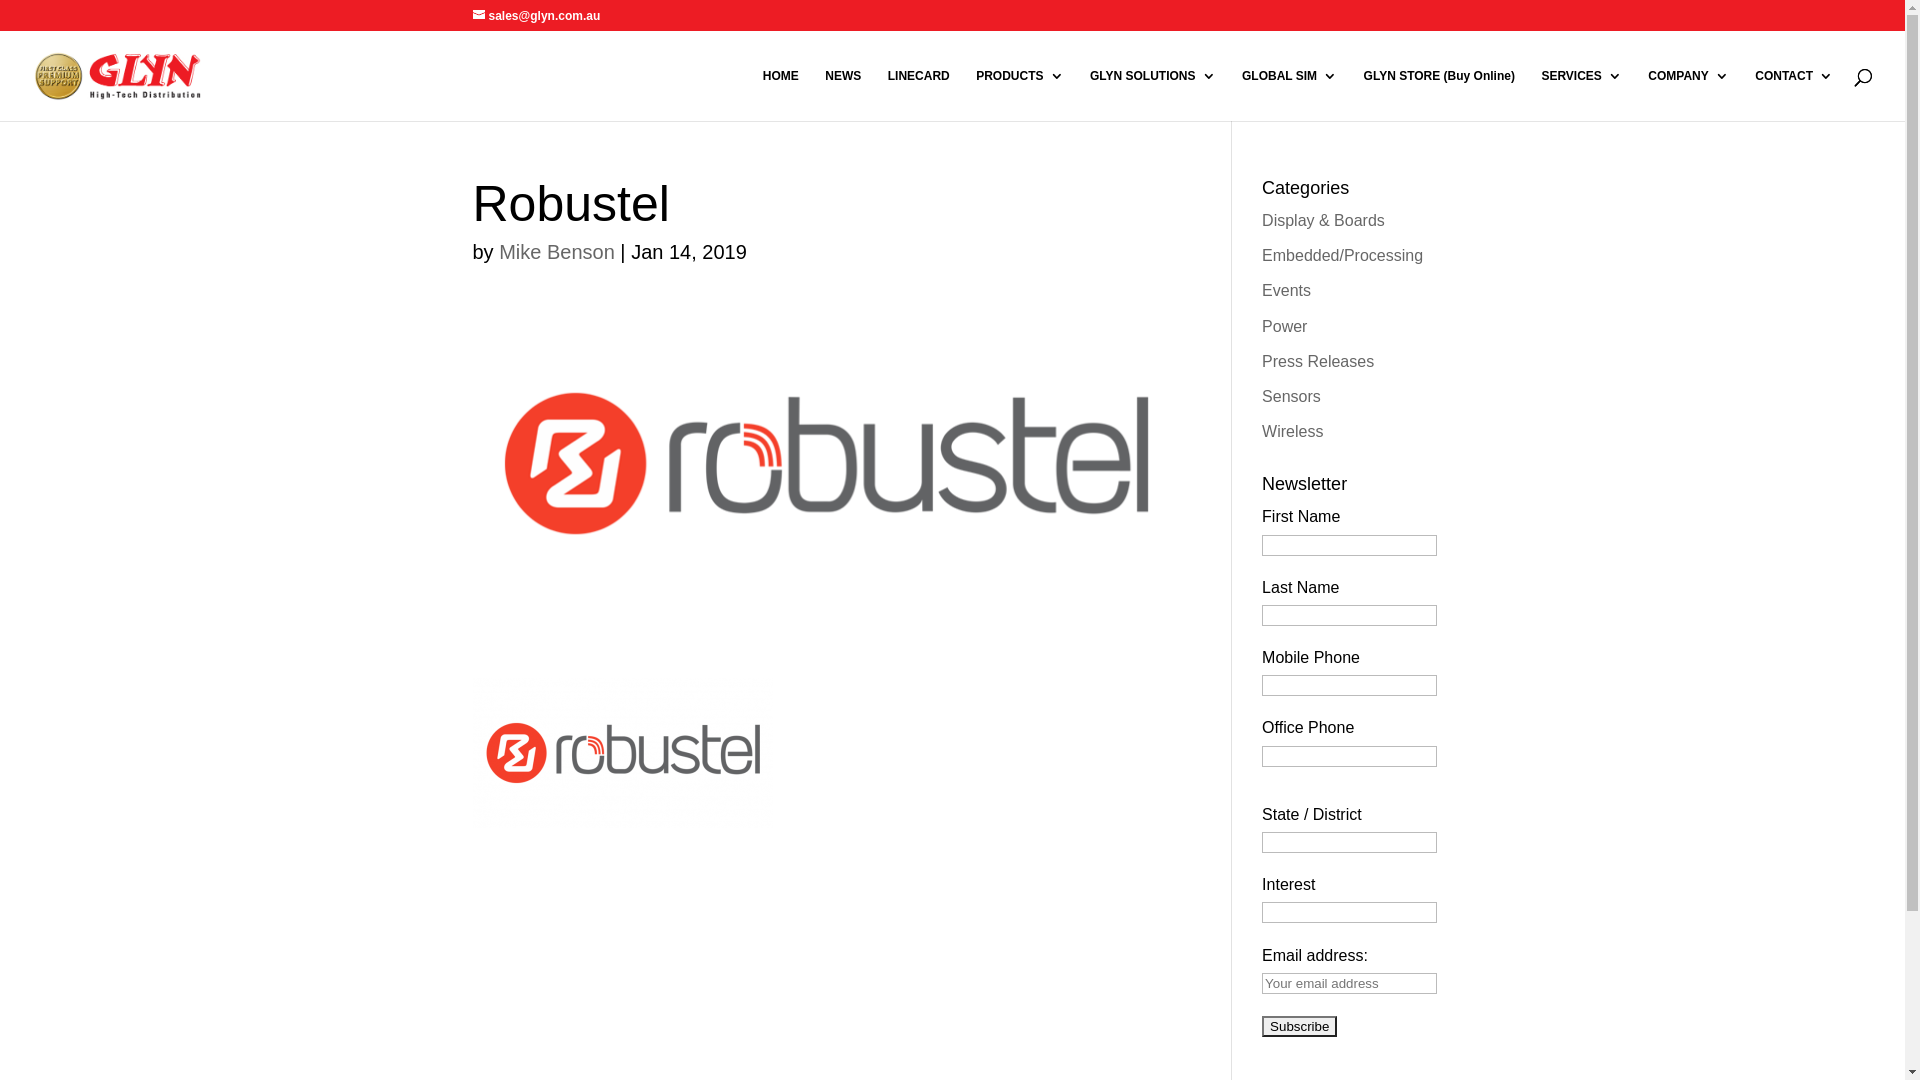 This screenshot has height=1080, width=1920. I want to click on 'GLYN STORE (Buy Online)', so click(1362, 95).